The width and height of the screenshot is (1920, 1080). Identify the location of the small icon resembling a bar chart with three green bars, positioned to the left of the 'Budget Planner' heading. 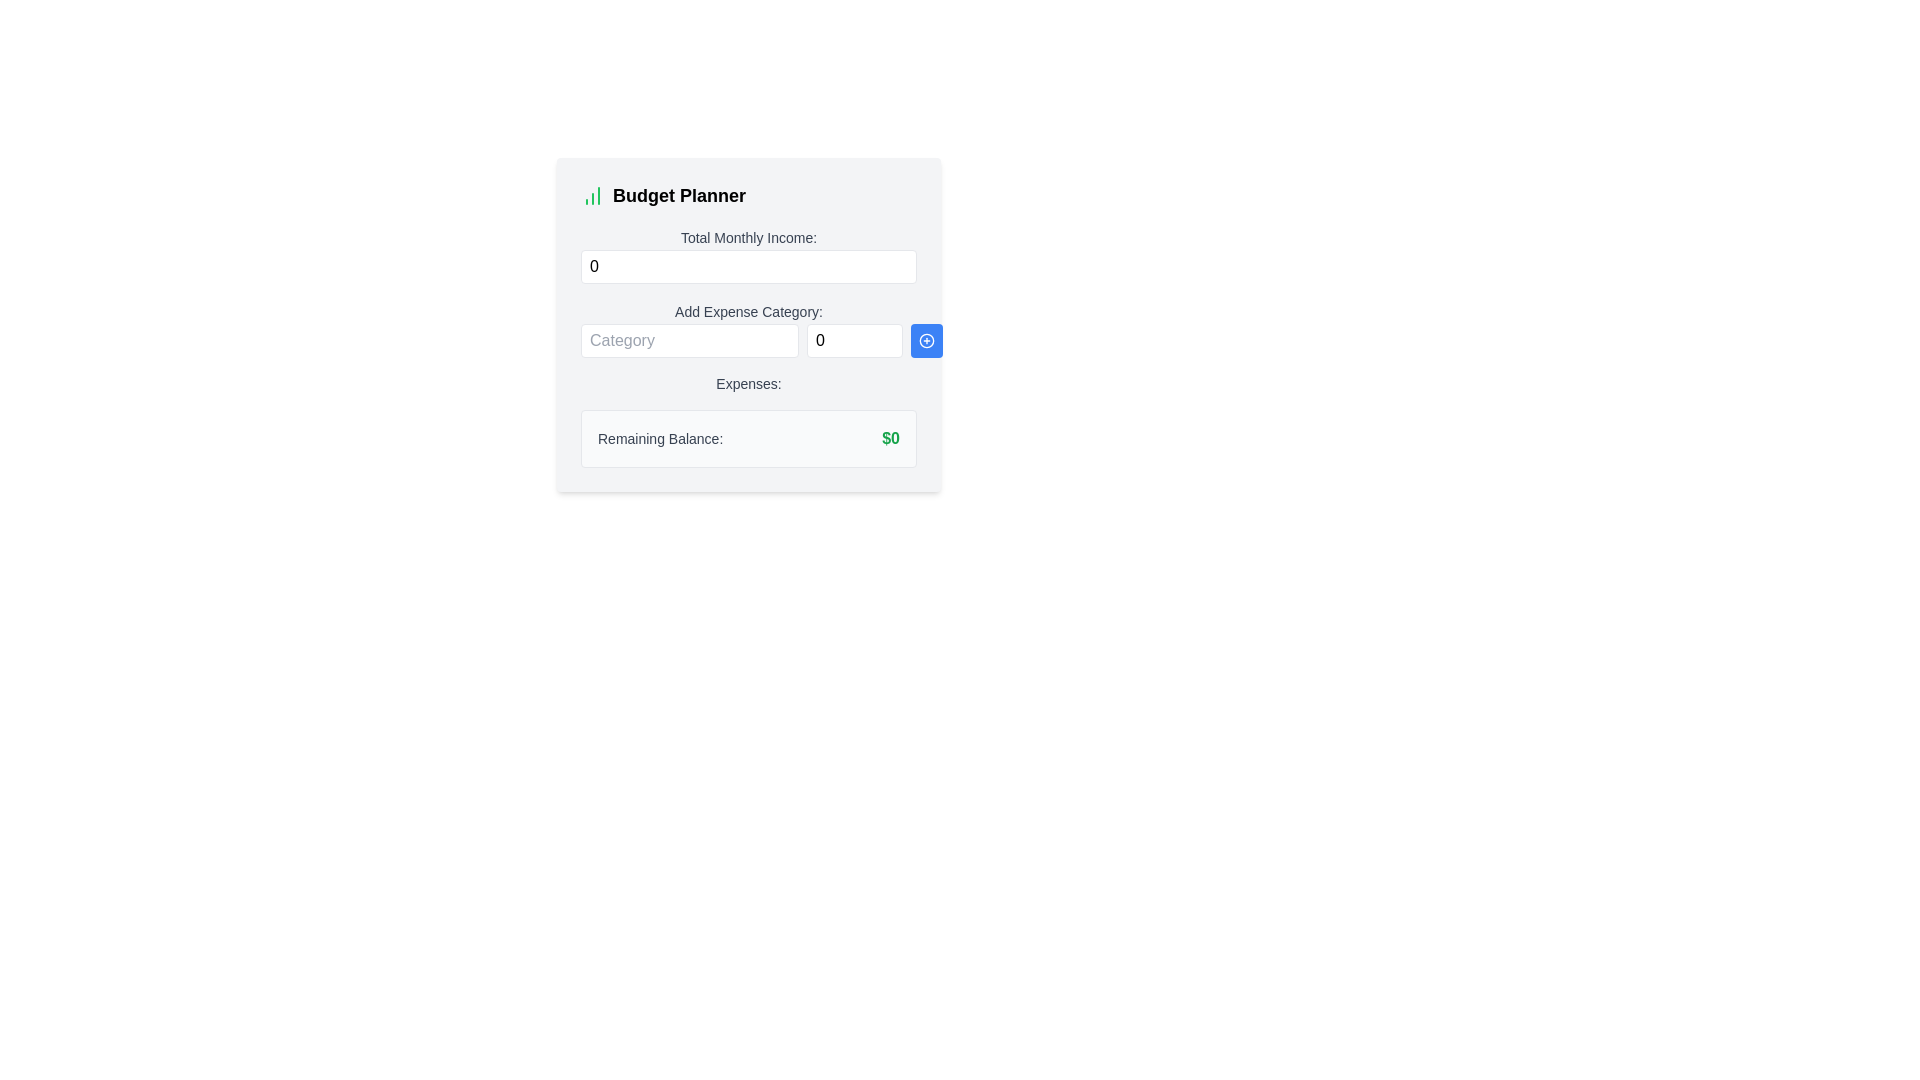
(592, 196).